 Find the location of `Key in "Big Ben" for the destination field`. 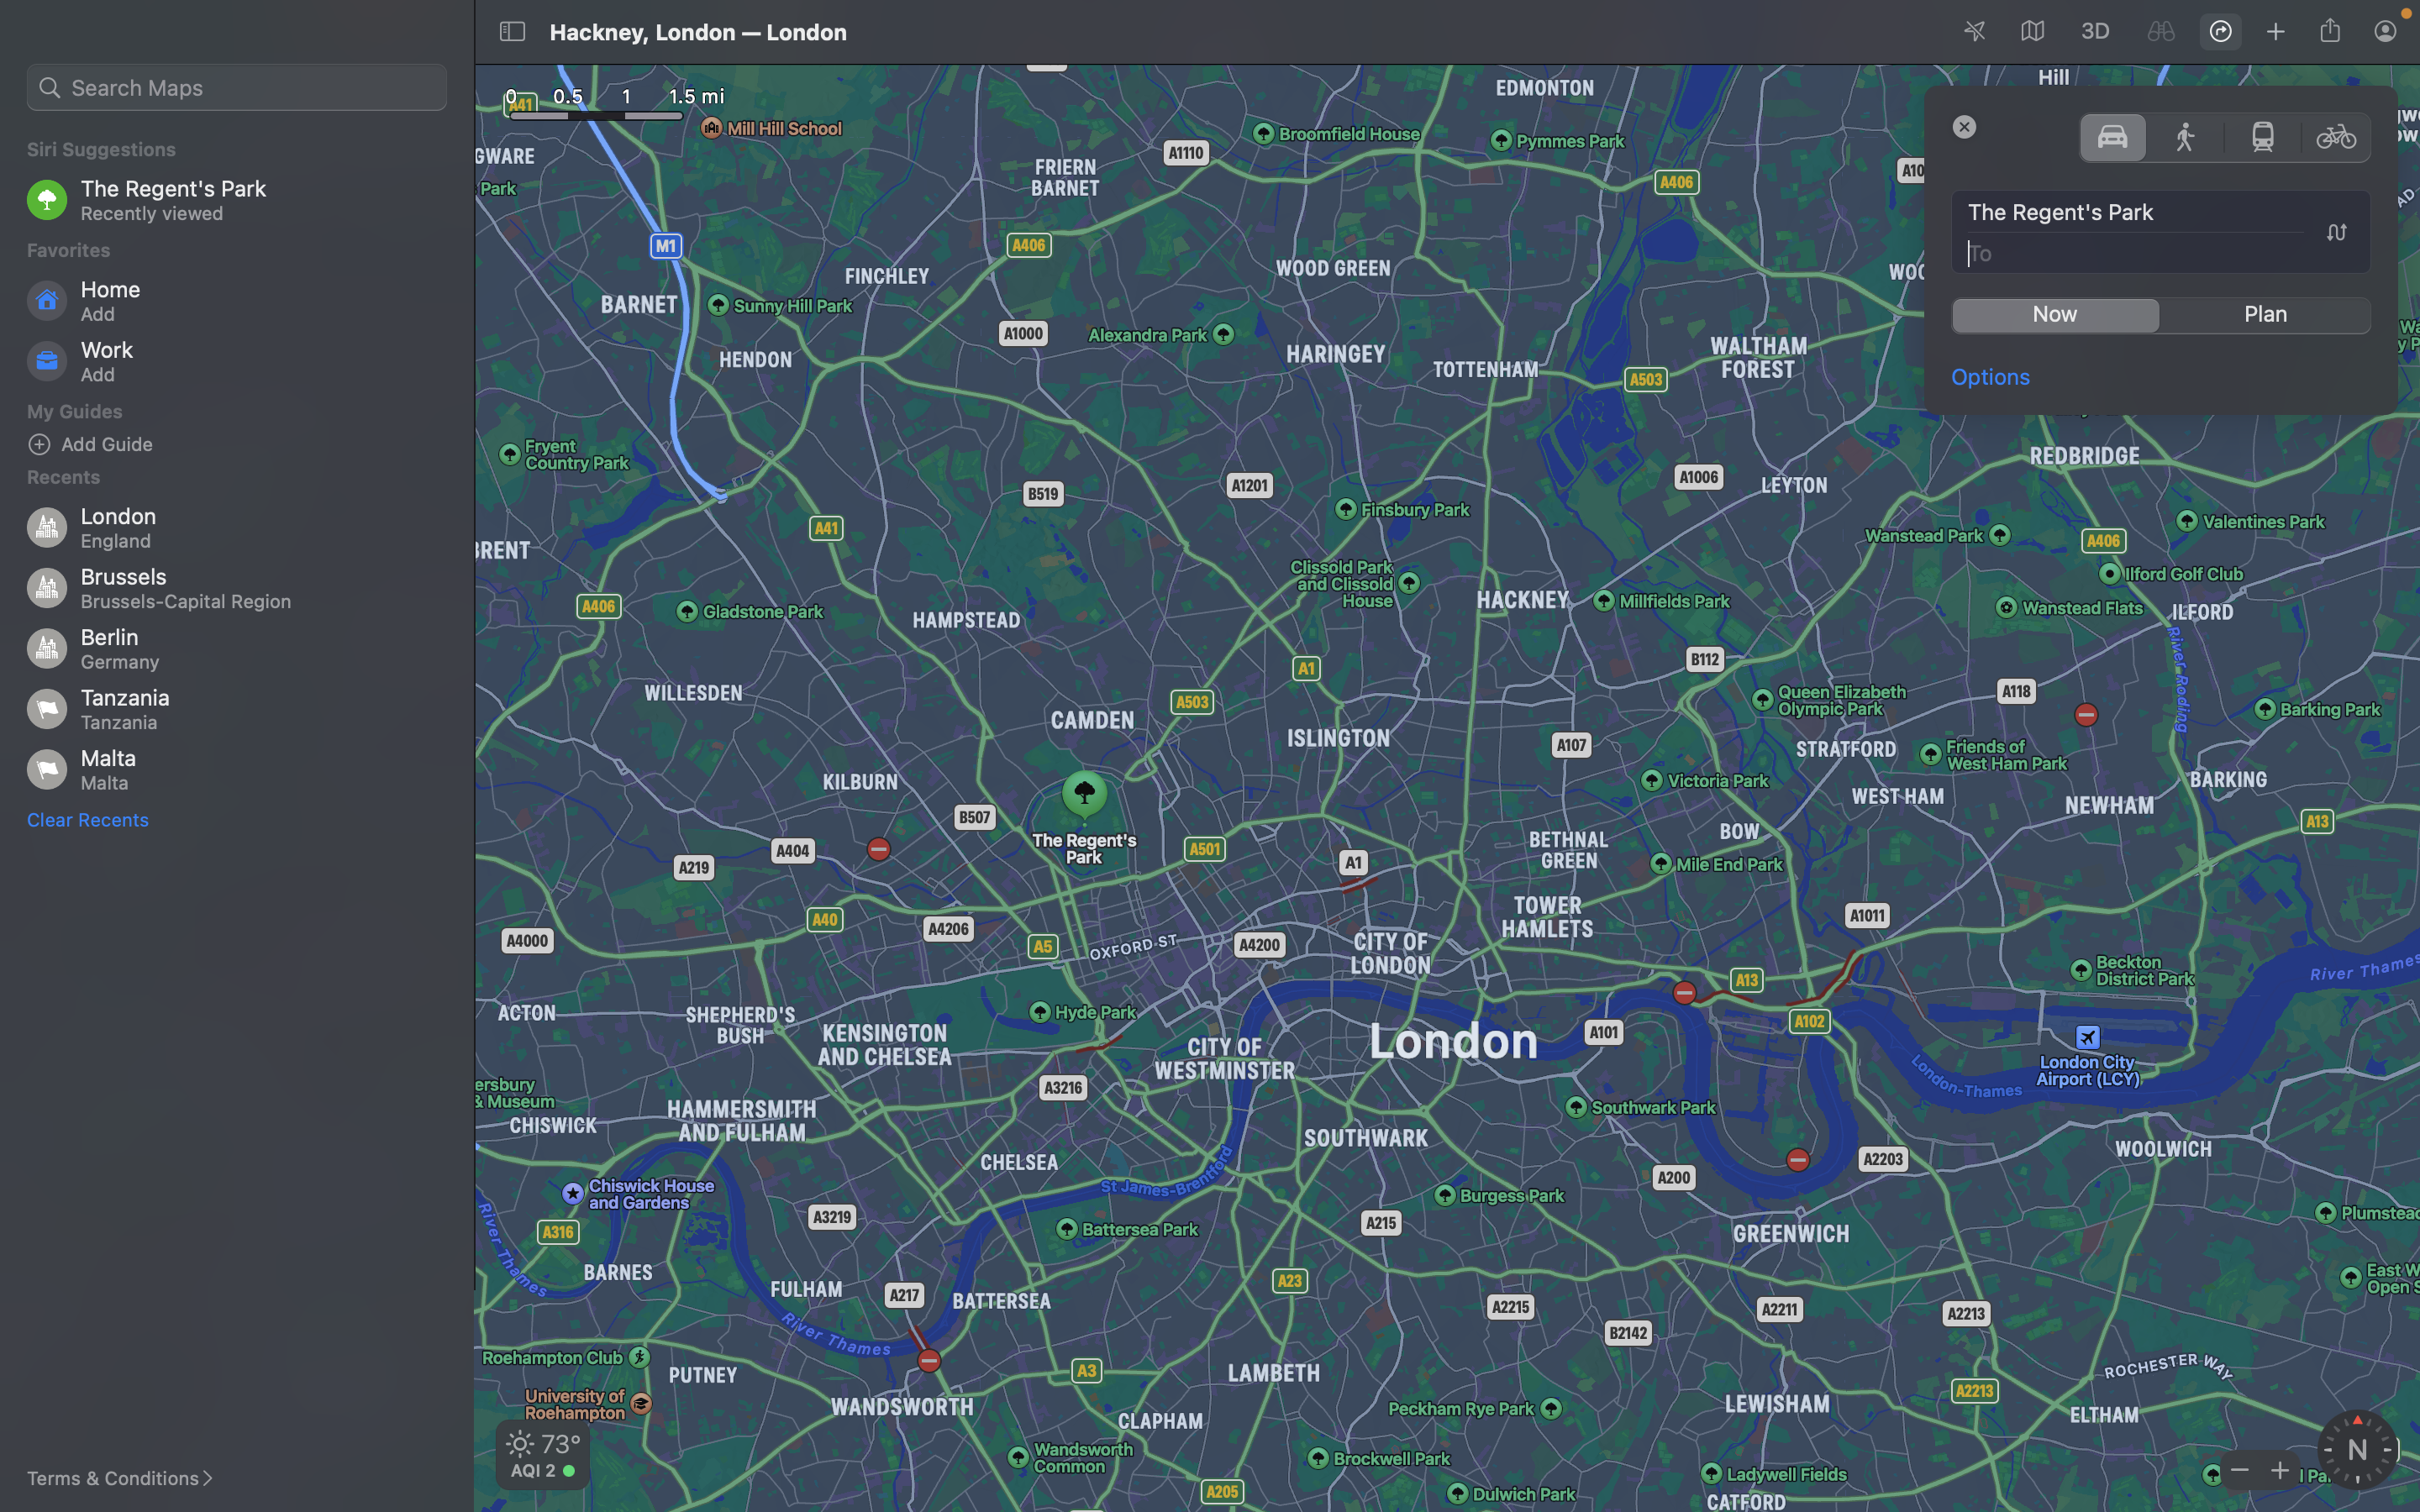

Key in "Big Ben" for the destination field is located at coordinates (2162, 251).